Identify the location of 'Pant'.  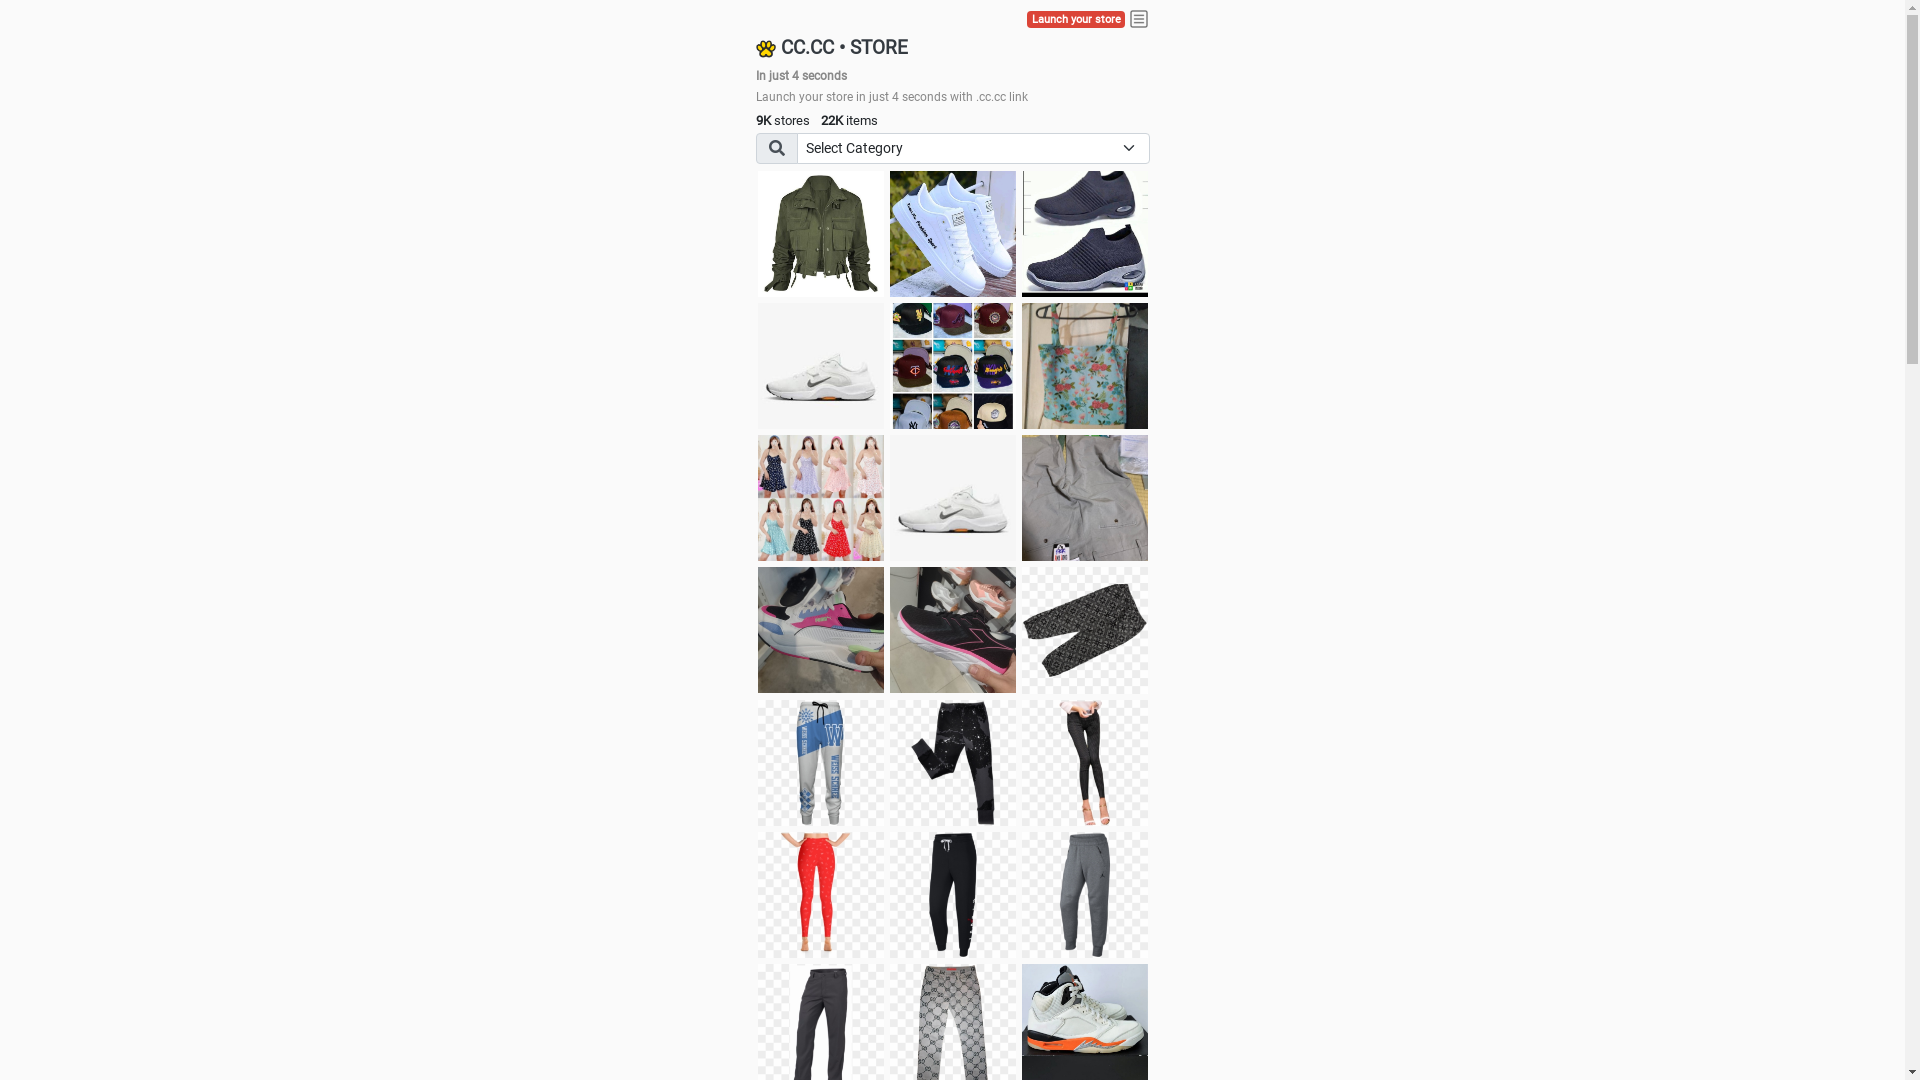
(1022, 893).